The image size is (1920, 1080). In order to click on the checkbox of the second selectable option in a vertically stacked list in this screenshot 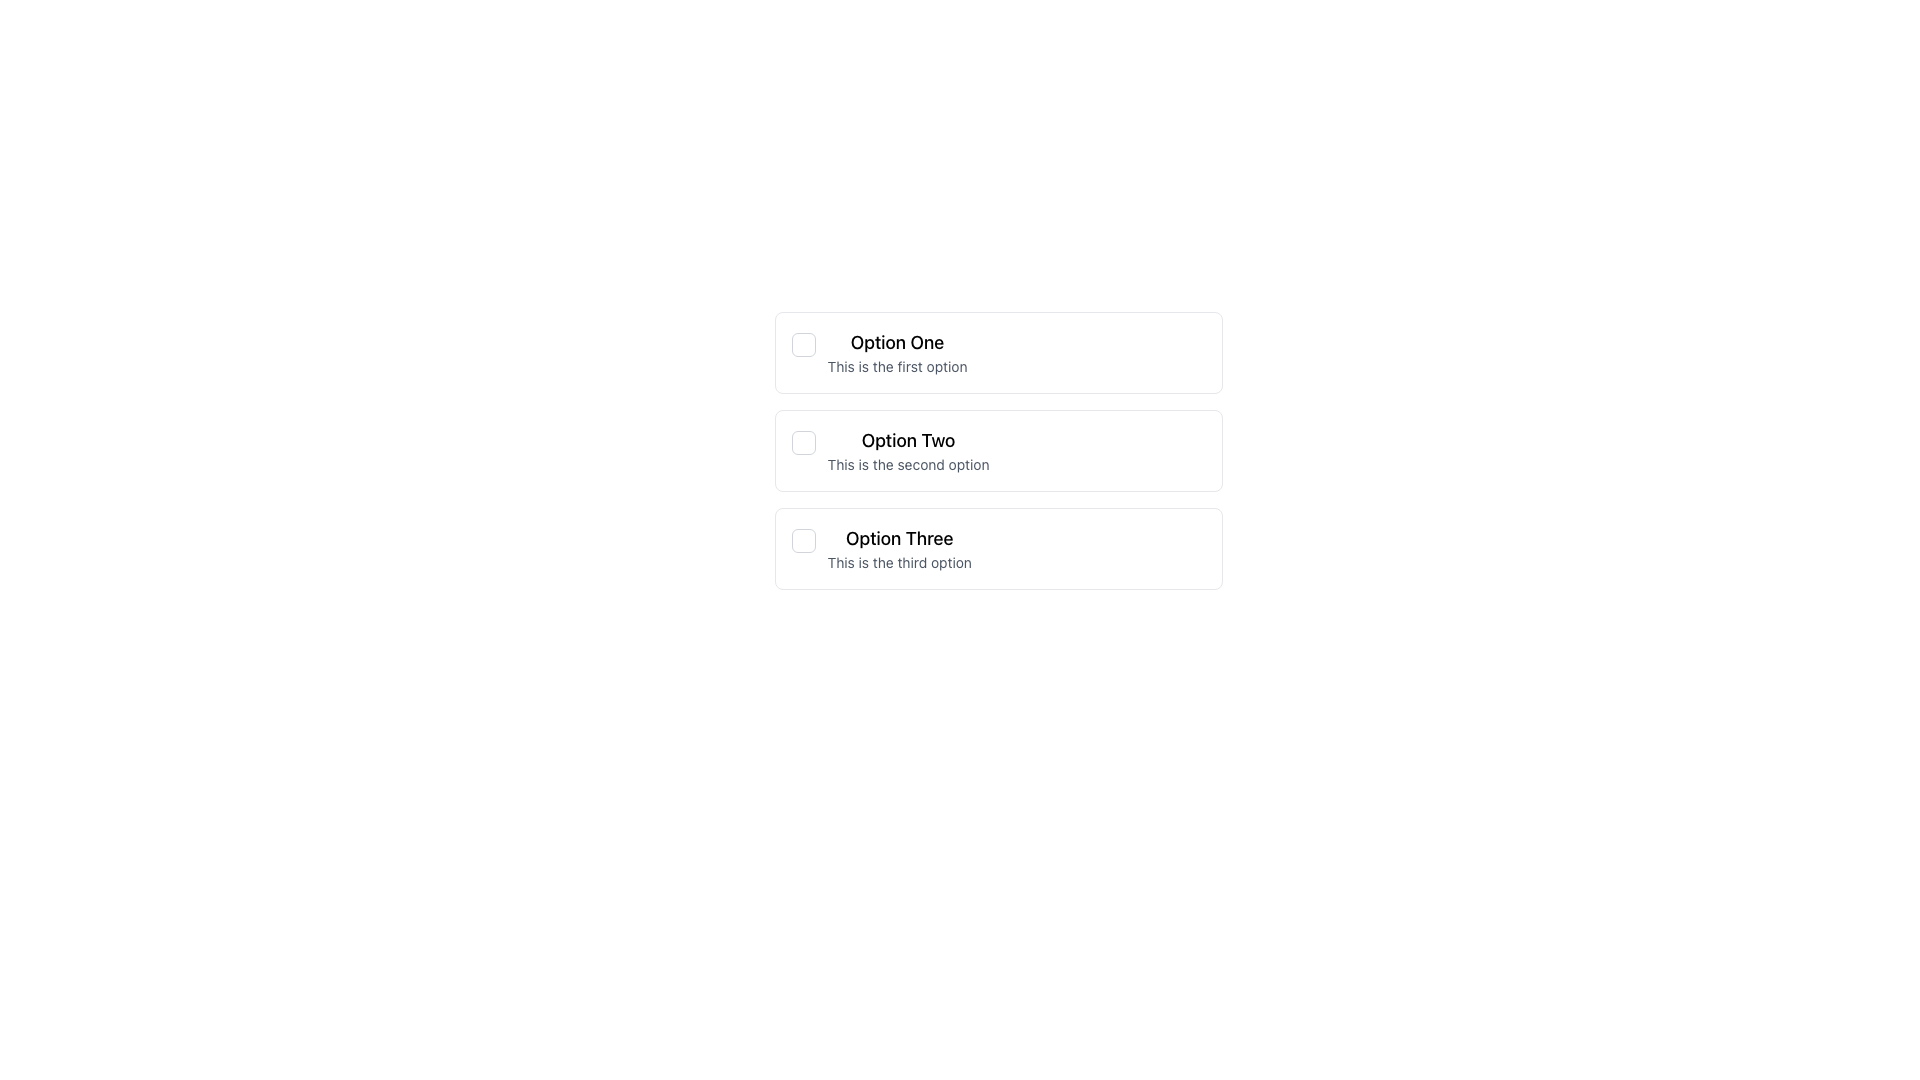, I will do `click(998, 451)`.